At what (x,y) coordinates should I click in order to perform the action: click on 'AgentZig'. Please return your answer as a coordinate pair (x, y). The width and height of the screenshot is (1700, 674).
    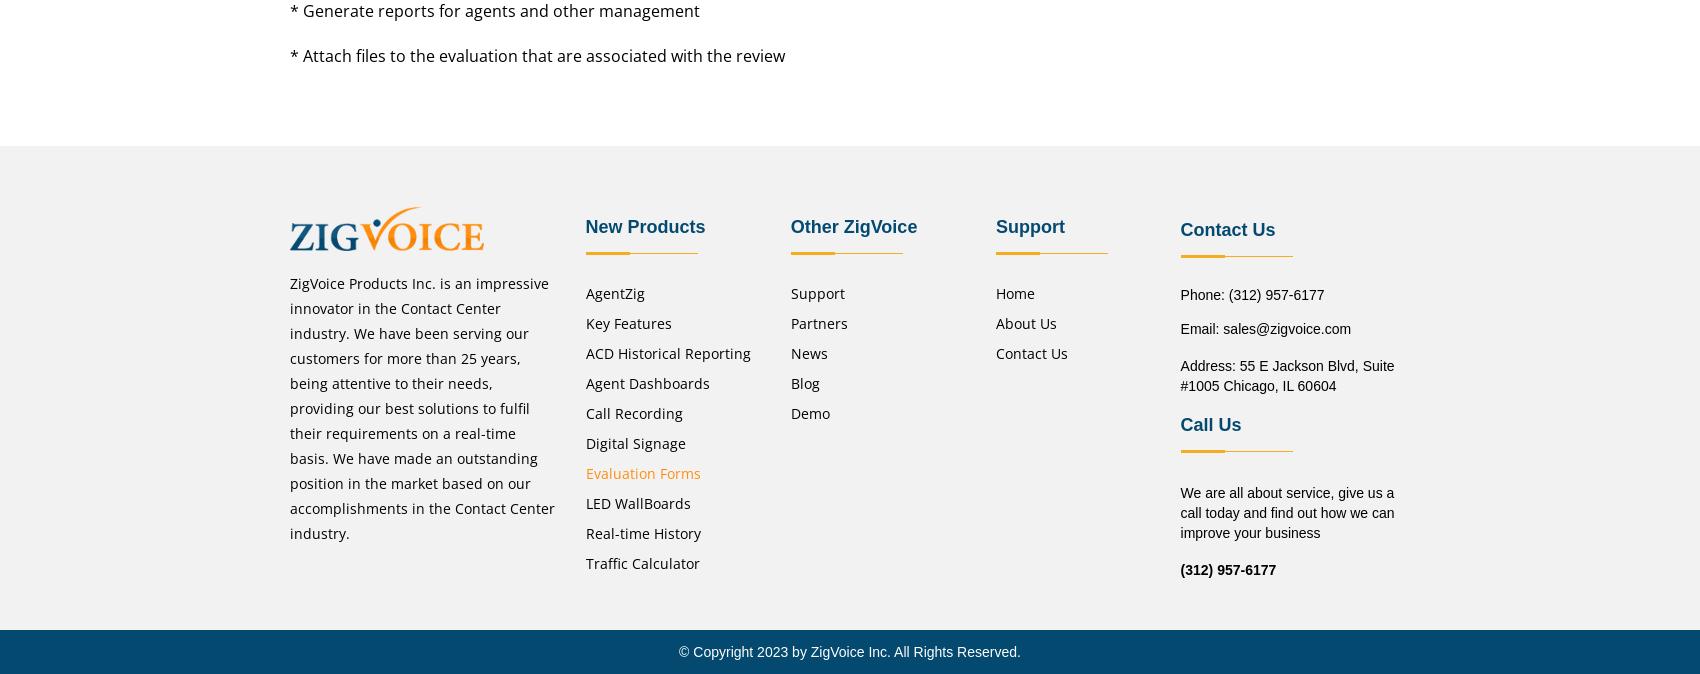
    Looking at the image, I should click on (583, 293).